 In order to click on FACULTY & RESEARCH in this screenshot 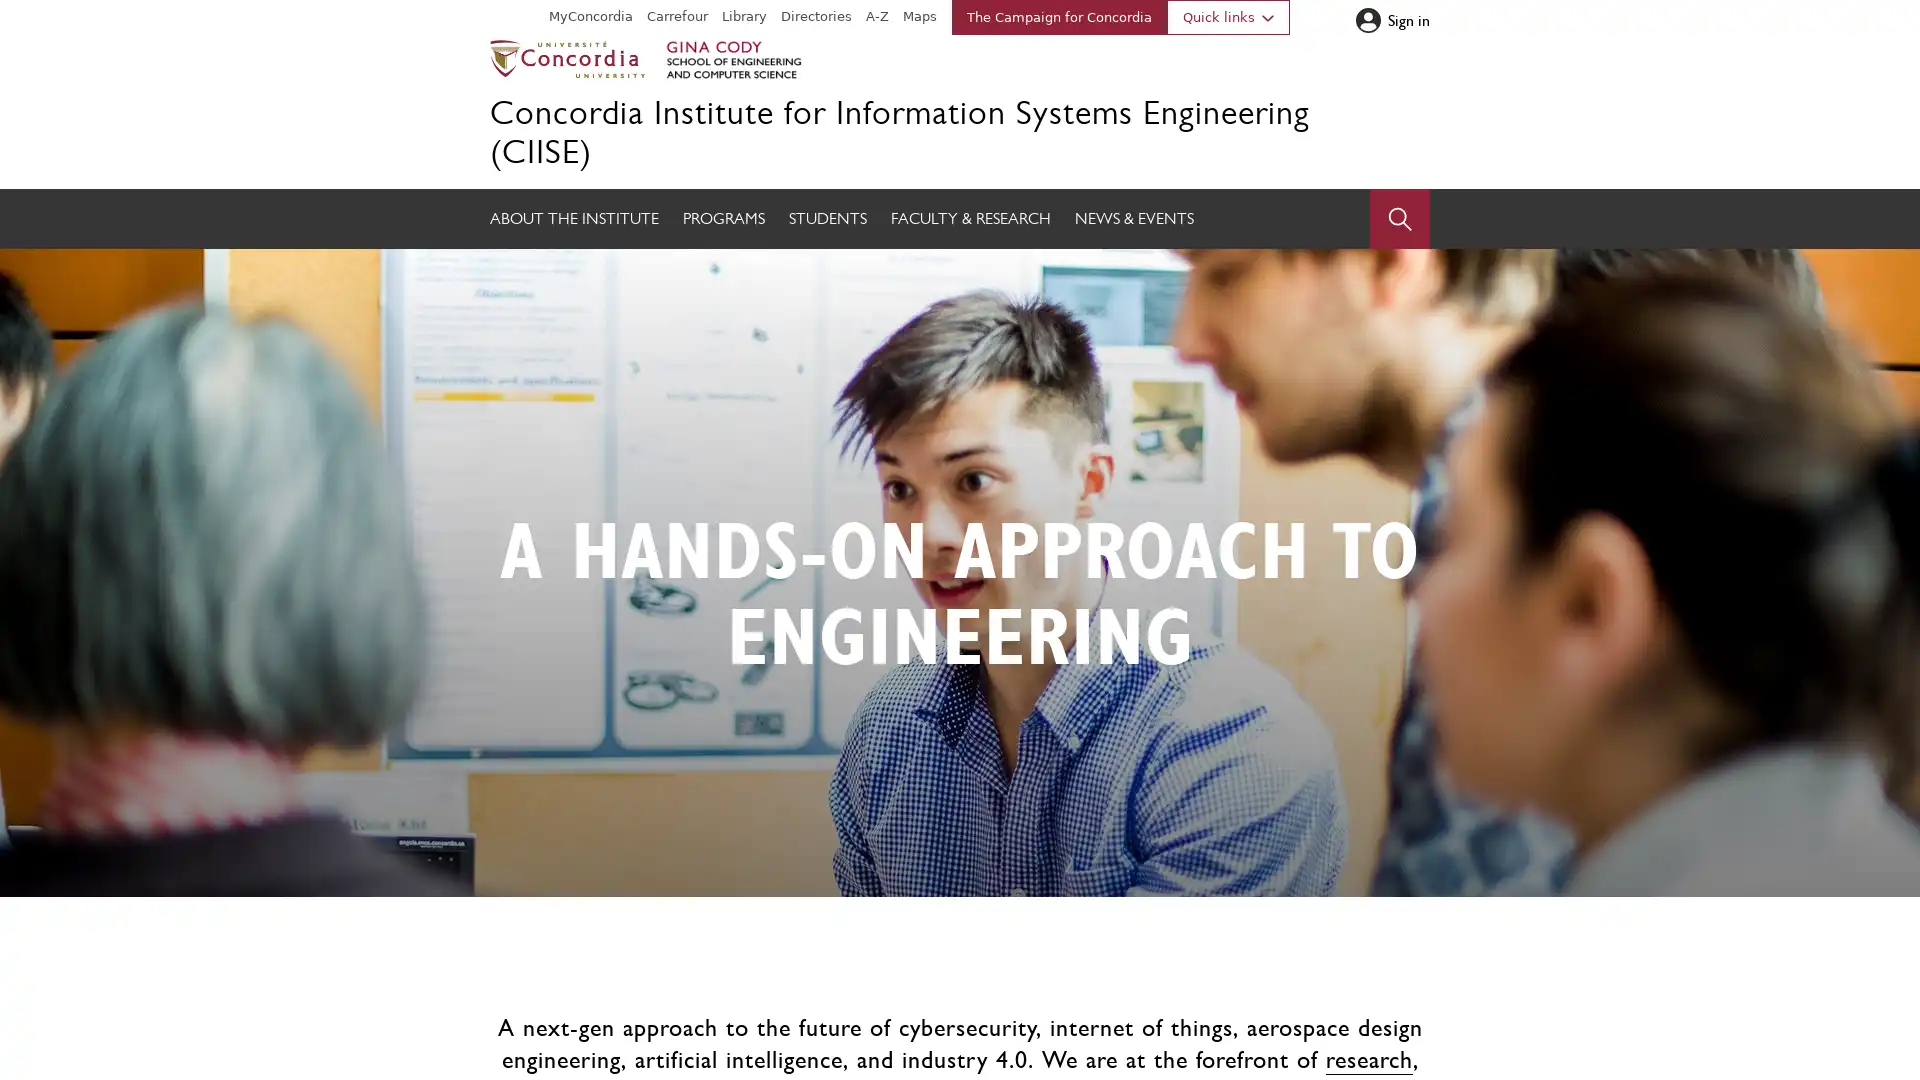, I will do `click(970, 219)`.